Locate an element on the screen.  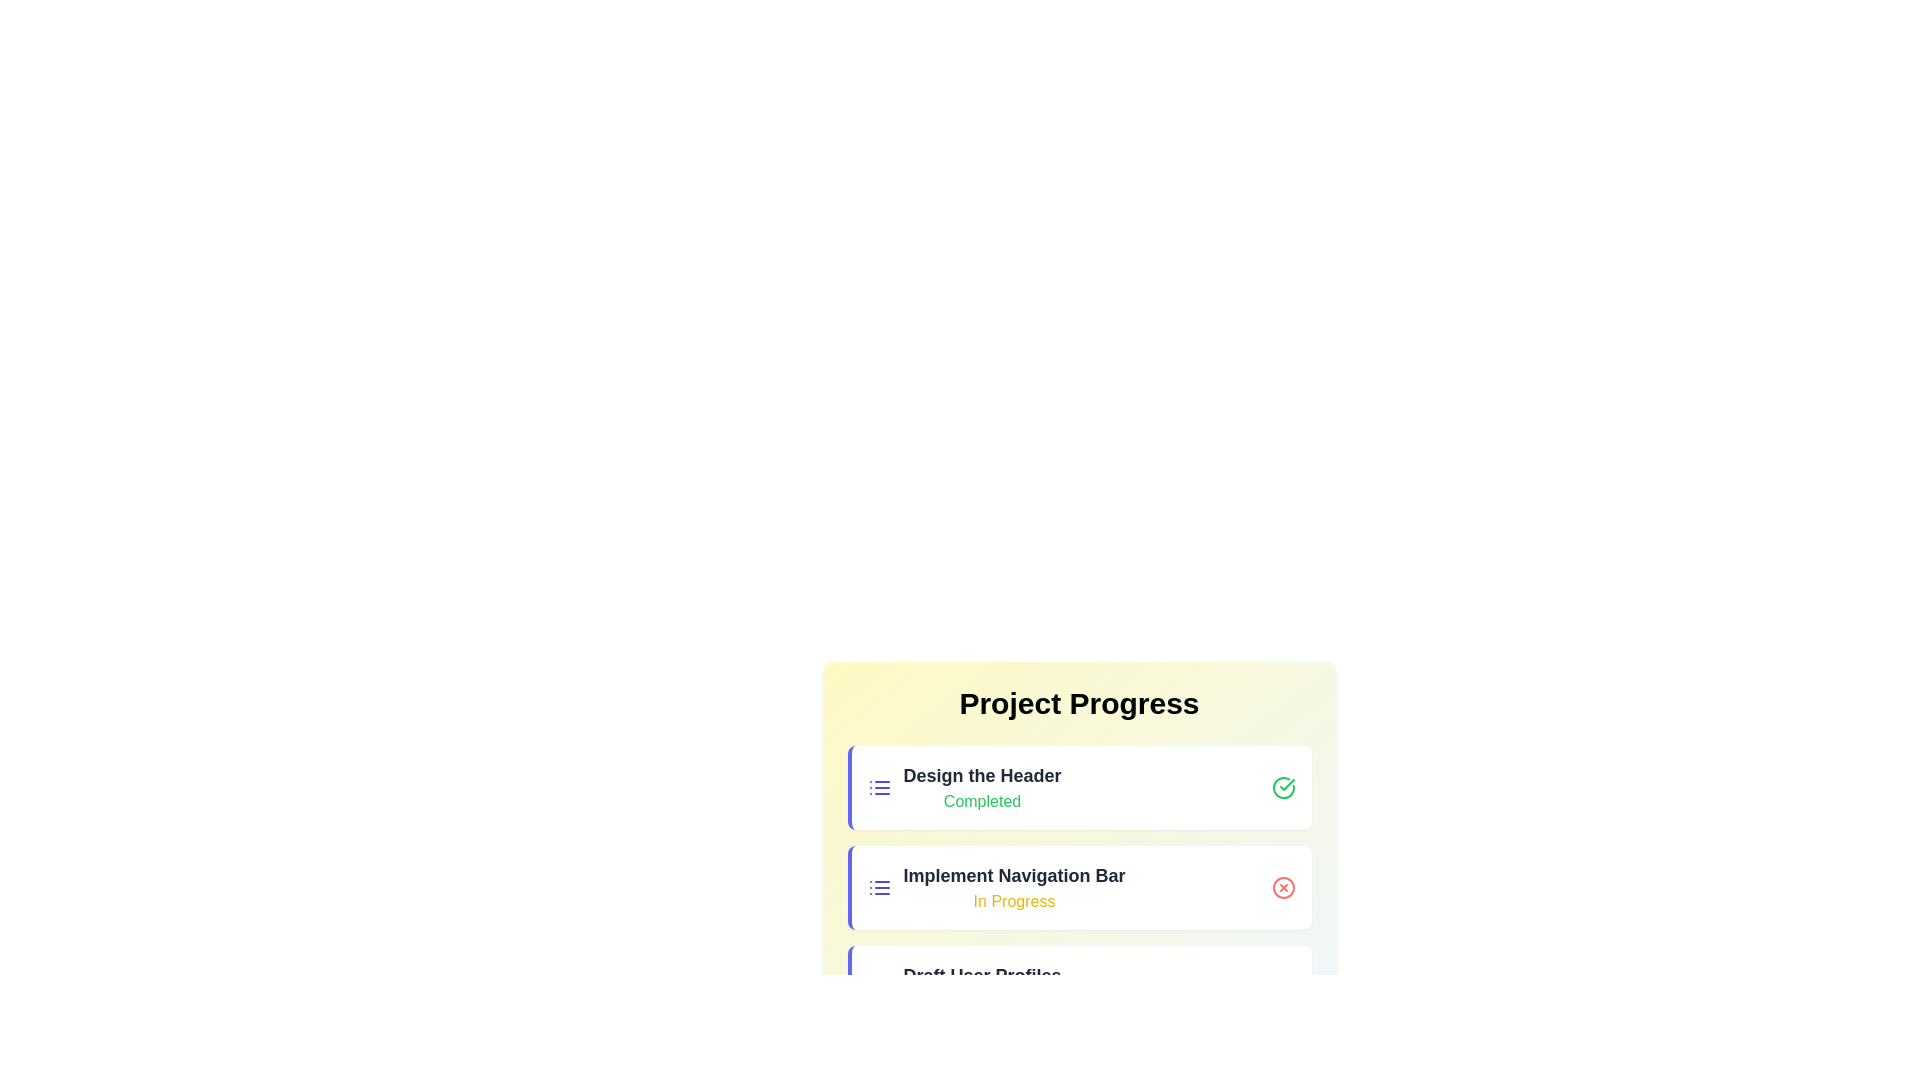
the cross icon for the task Implement Navigation Bar is located at coordinates (1283, 886).